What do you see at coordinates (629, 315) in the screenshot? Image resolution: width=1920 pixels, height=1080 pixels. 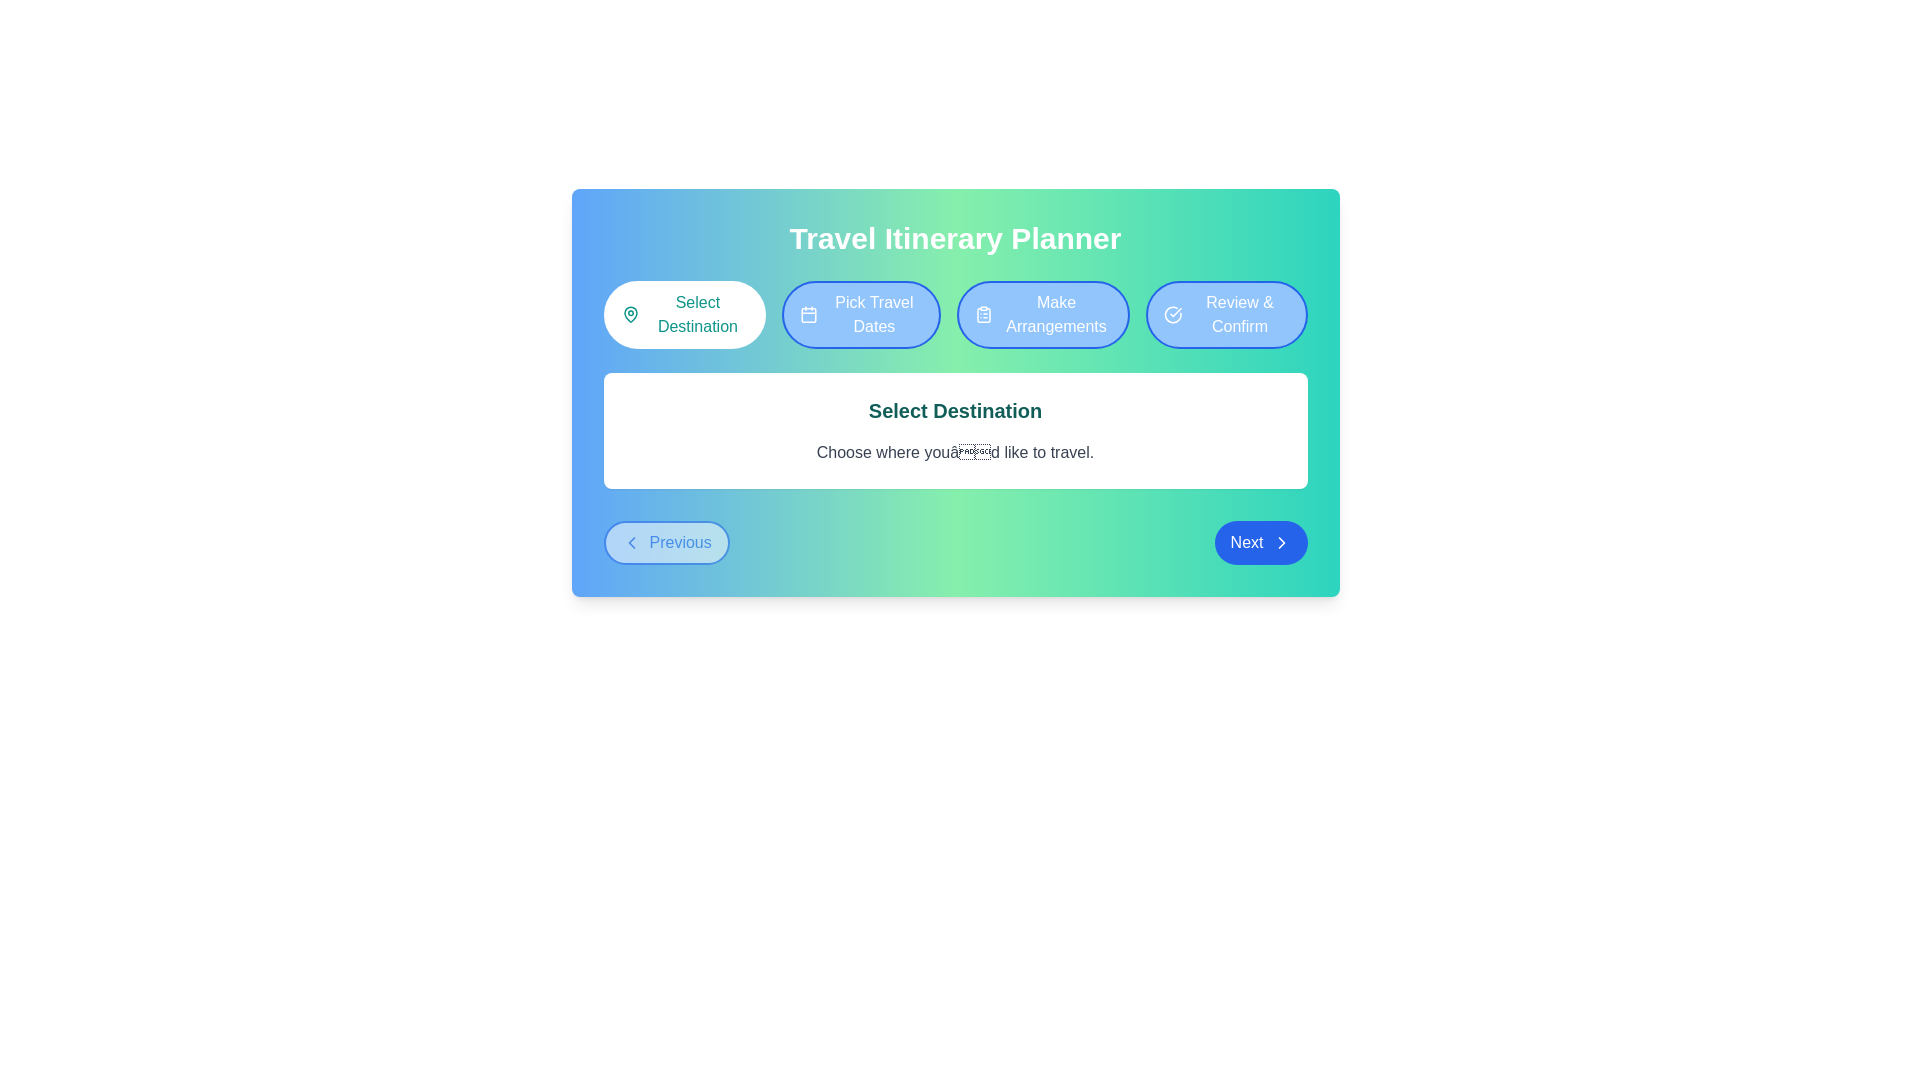 I see `the map pin icon with a teal outline located to the left of the 'Select Destination' label within the button` at bounding box center [629, 315].